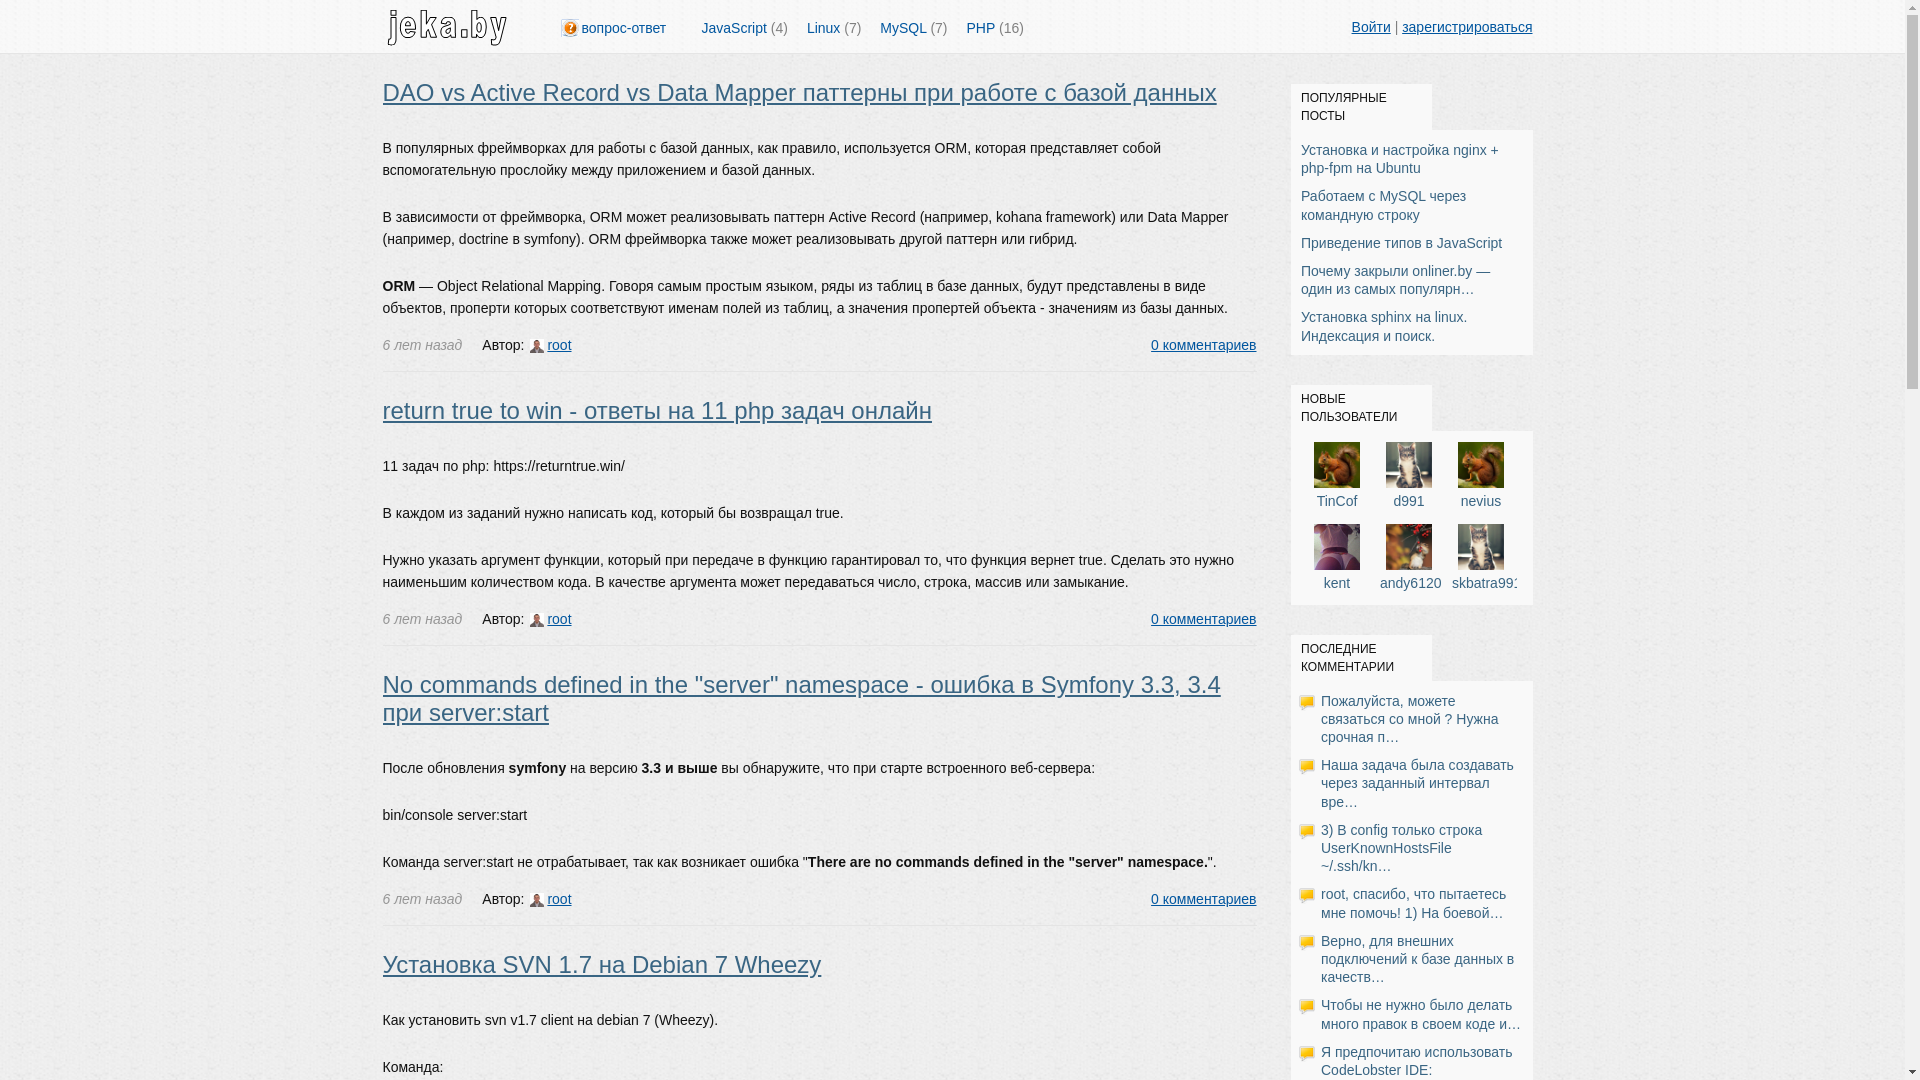 The image size is (1920, 1080). Describe the element at coordinates (834, 27) in the screenshot. I see `'Linux (7)'` at that location.